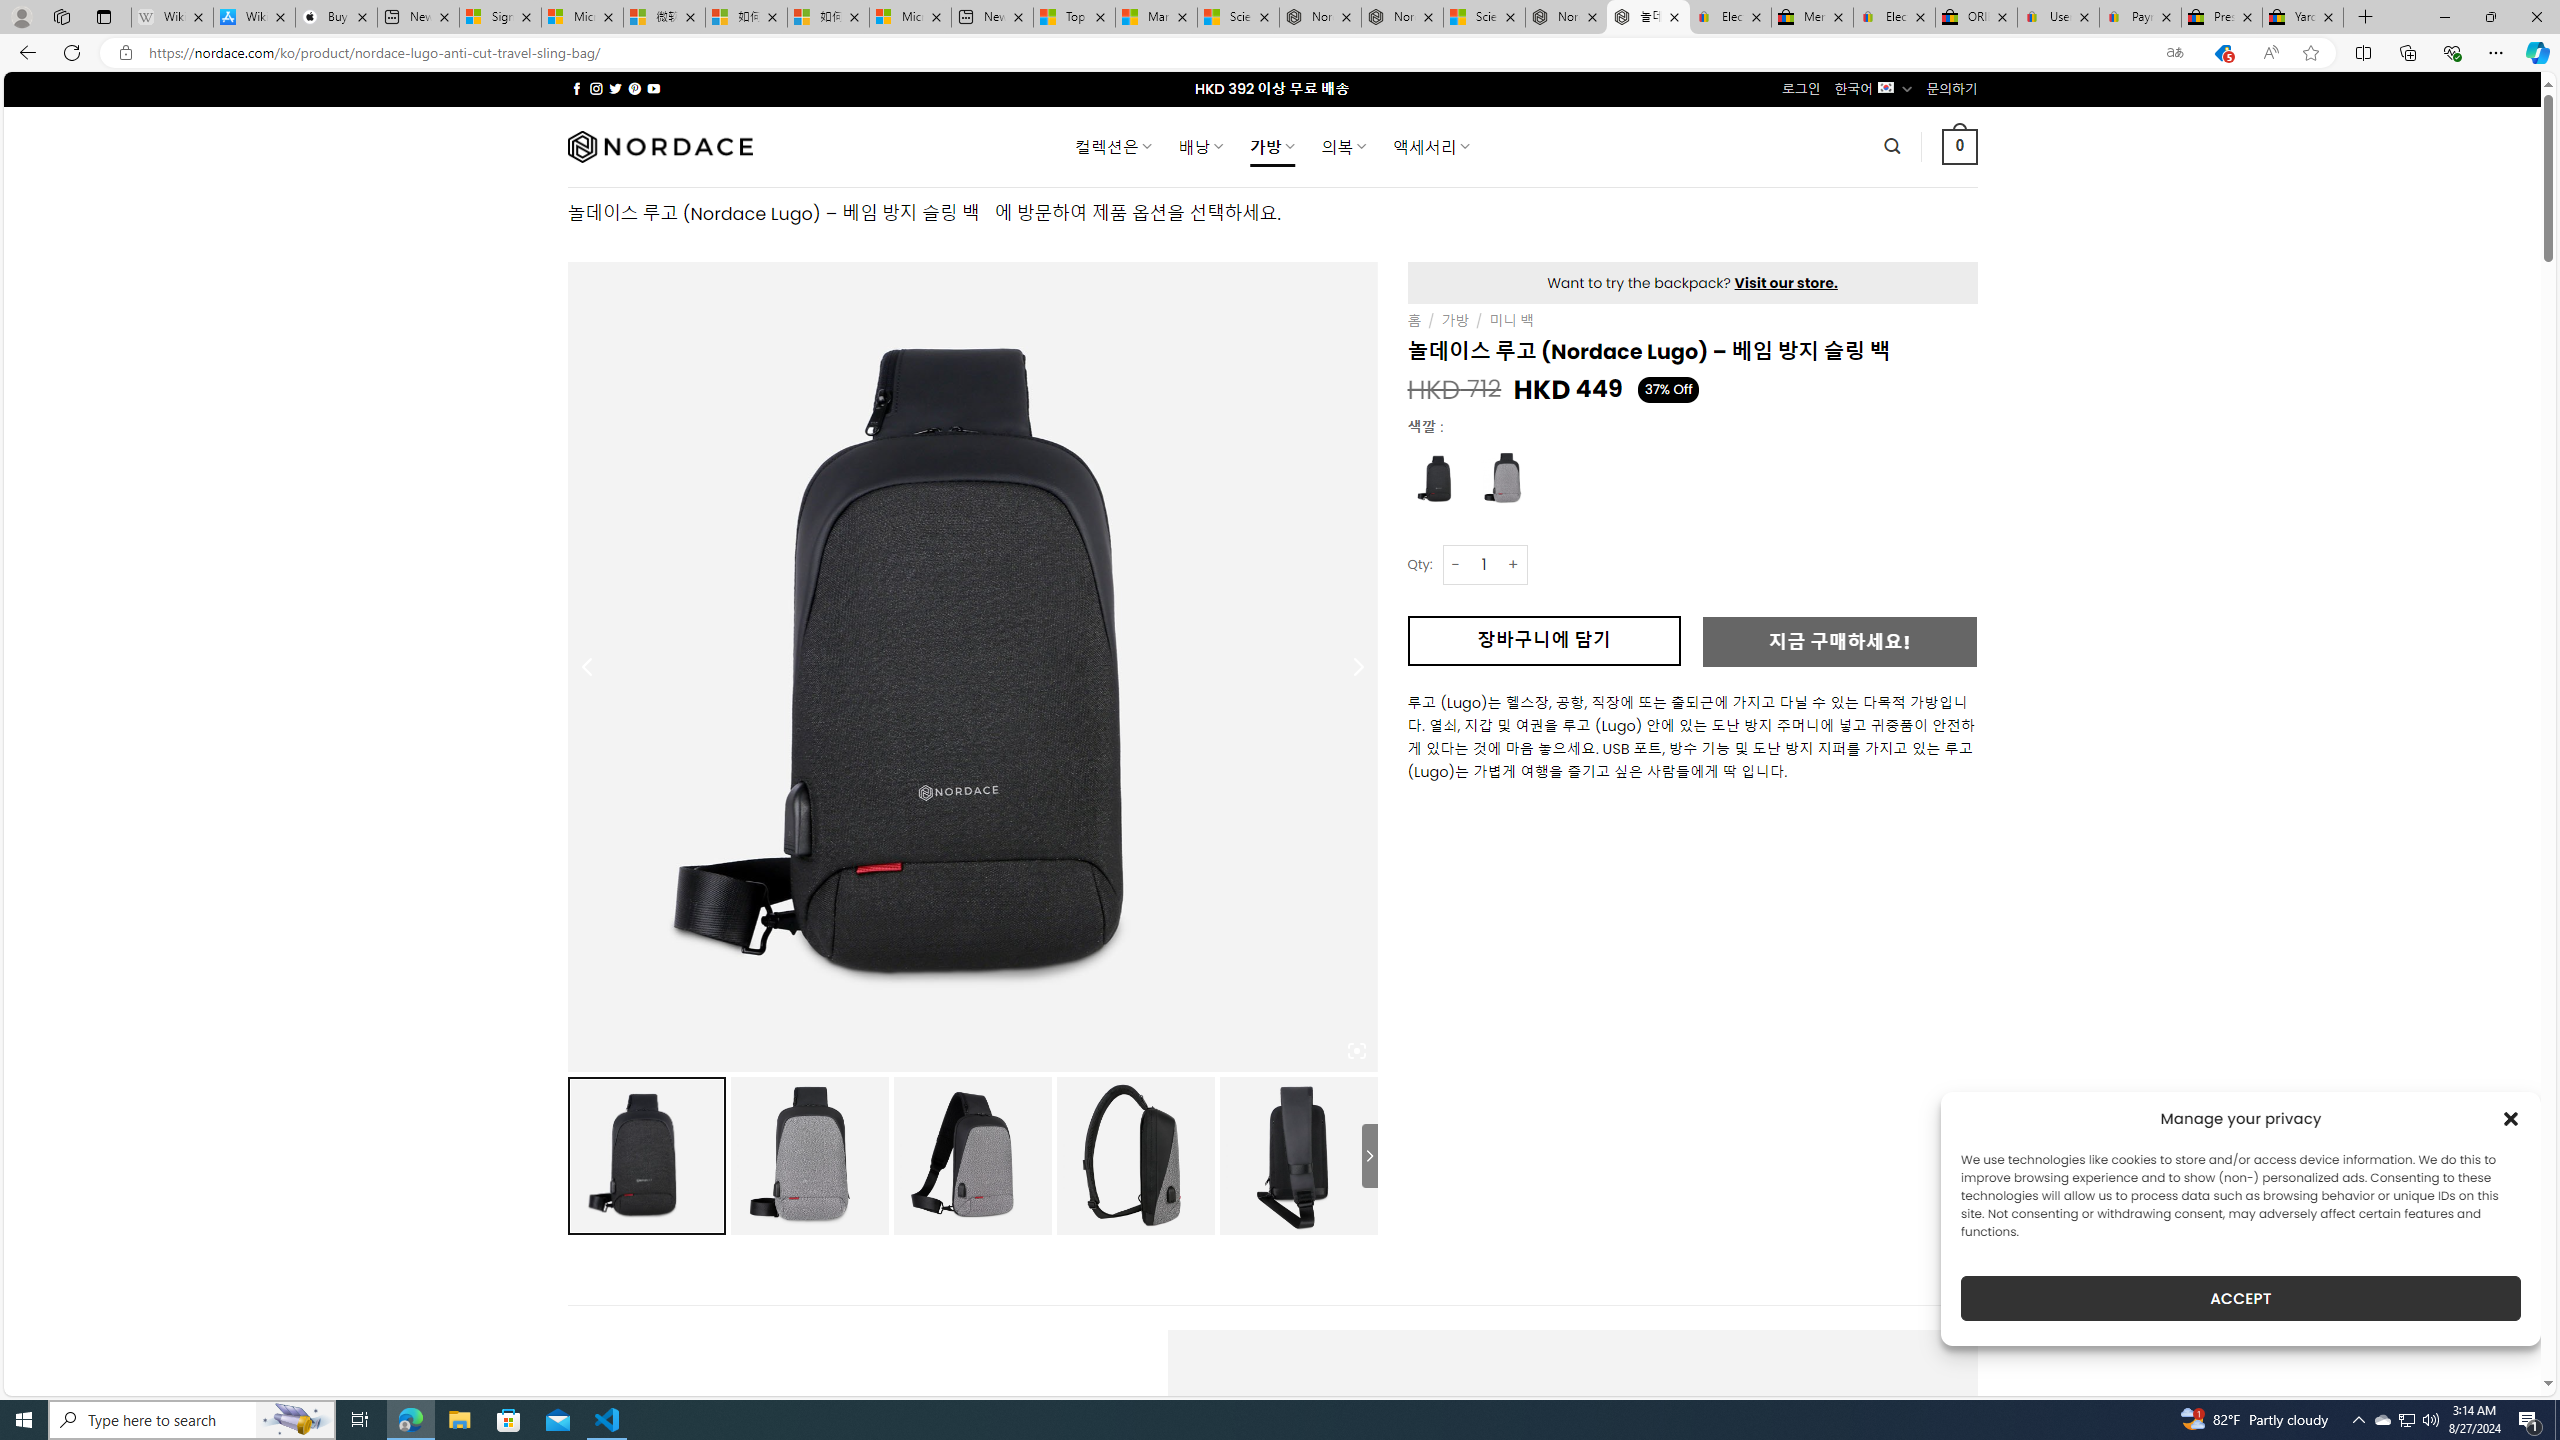 The image size is (2560, 1440). I want to click on 'Wikipedia - Sleeping', so click(171, 16).